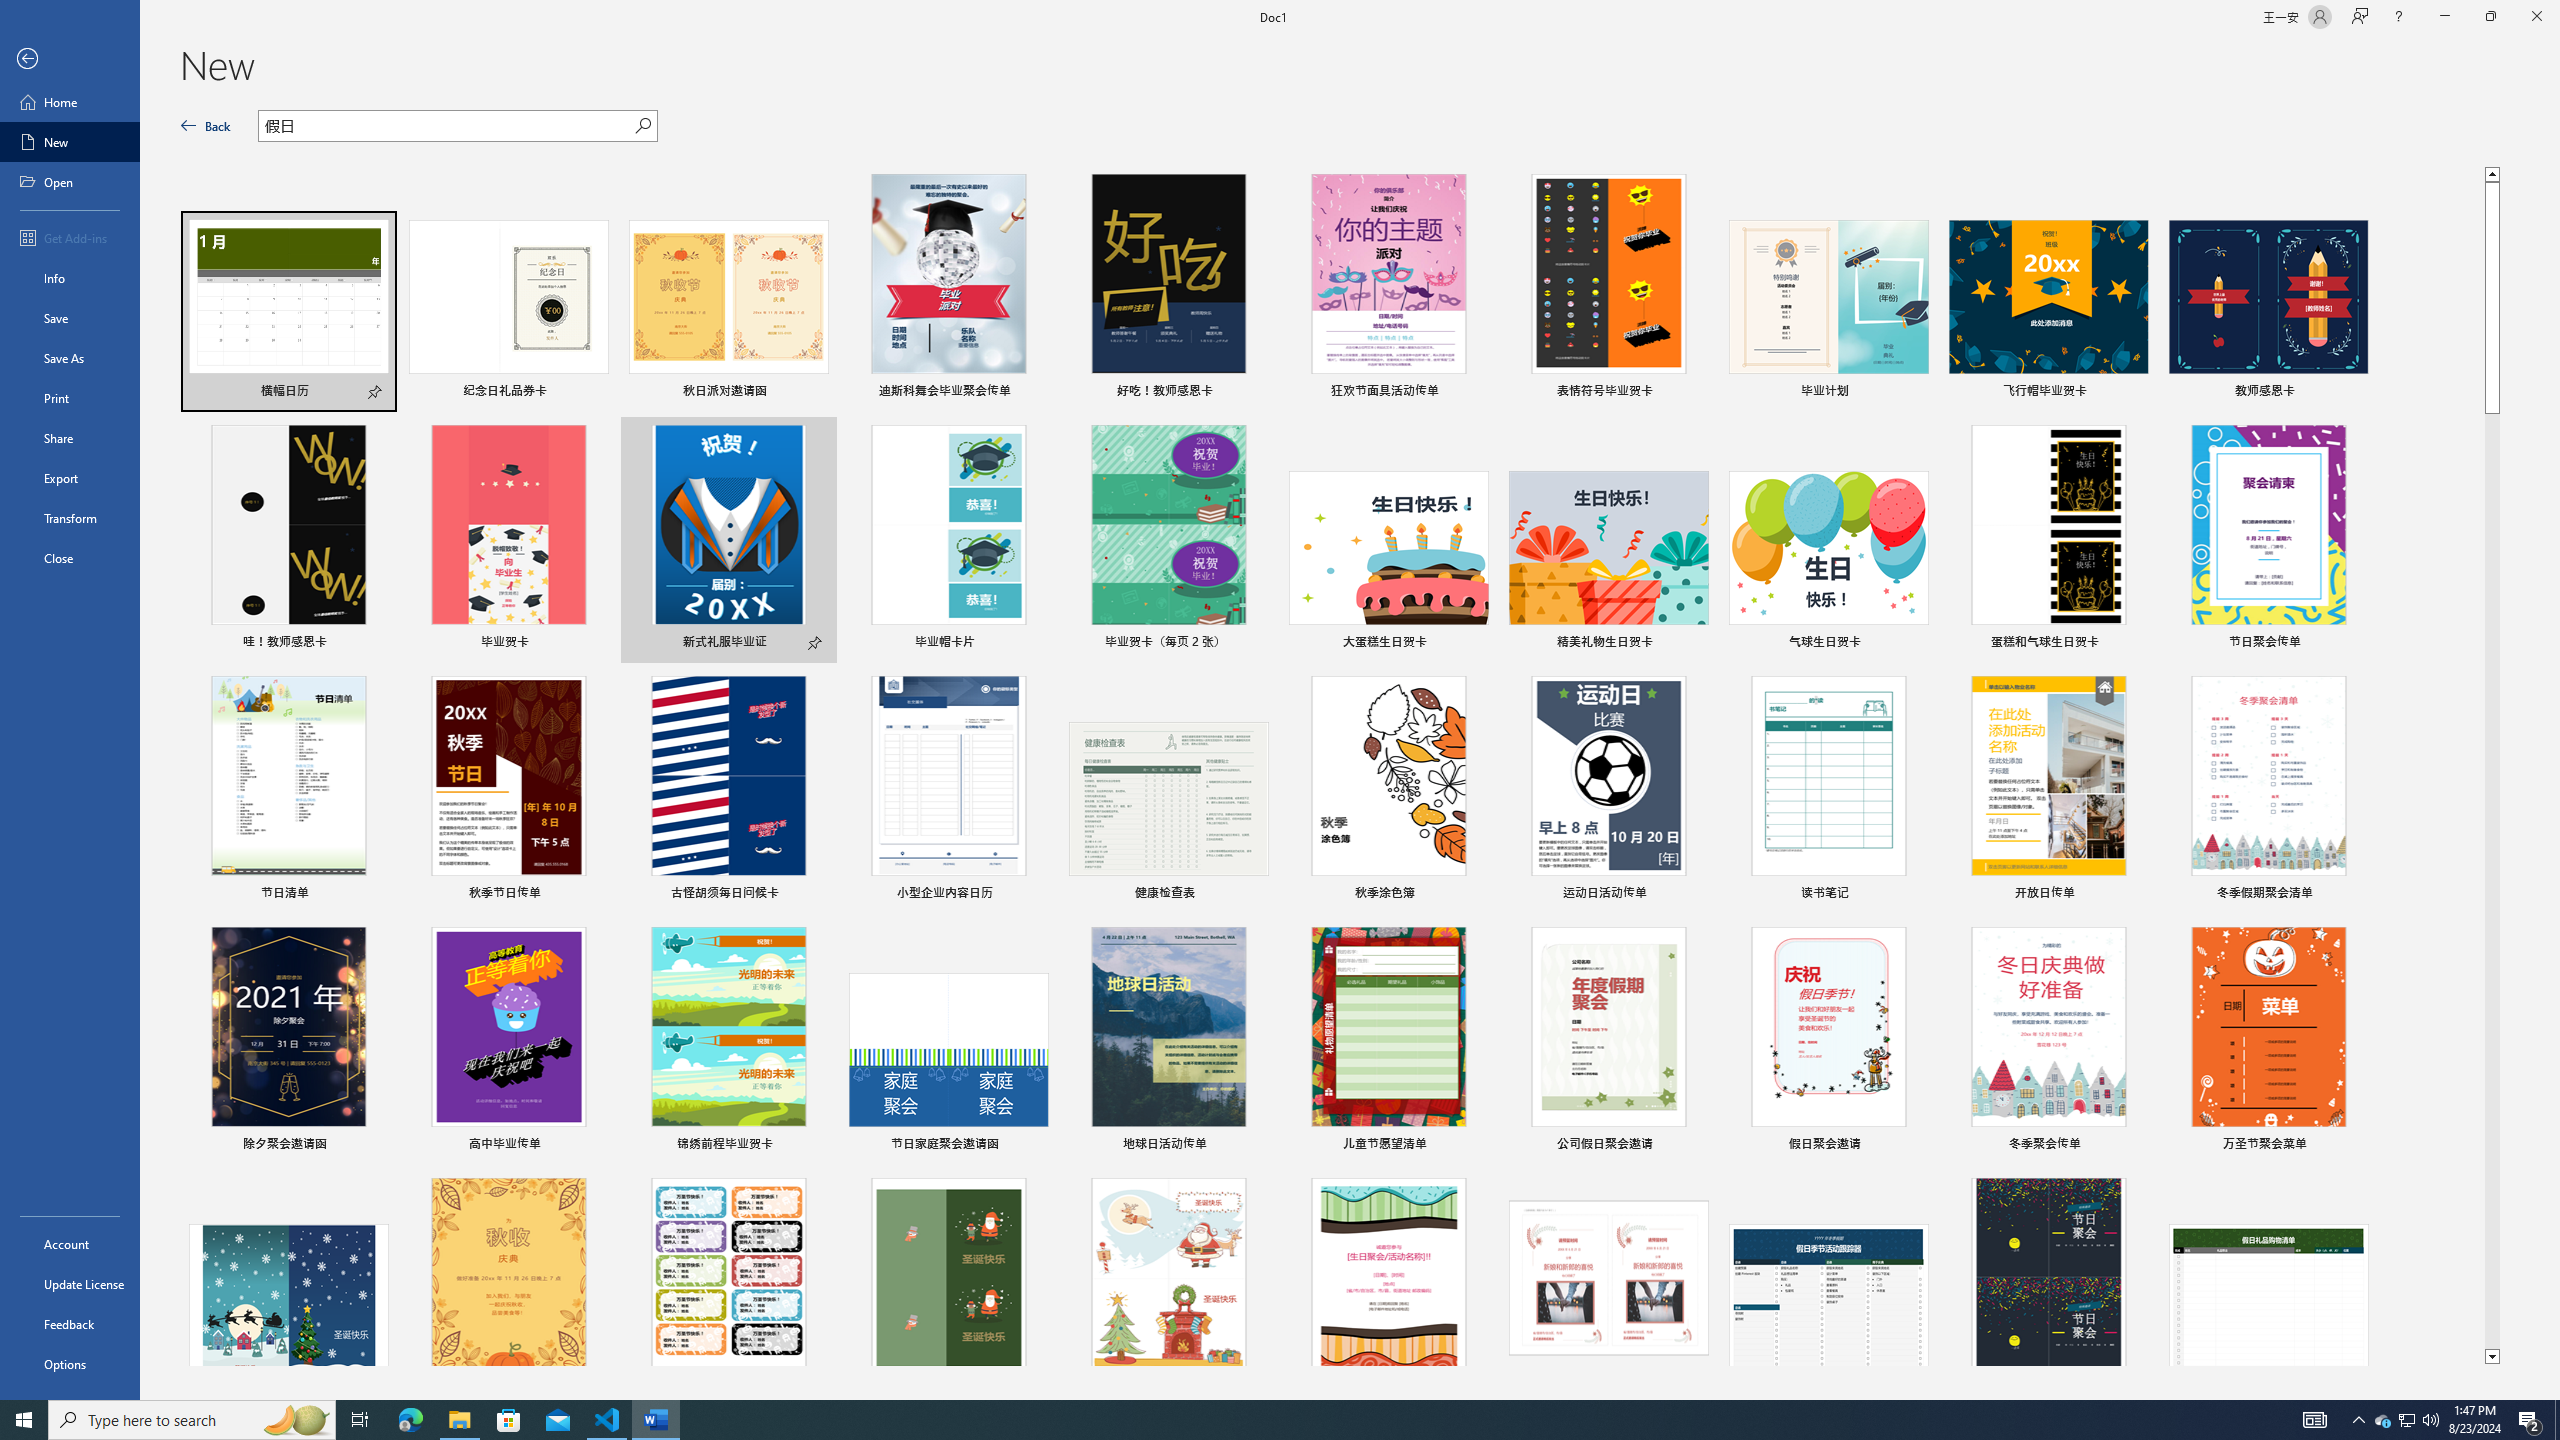  What do you see at coordinates (69, 517) in the screenshot?
I see `'Transform'` at bounding box center [69, 517].